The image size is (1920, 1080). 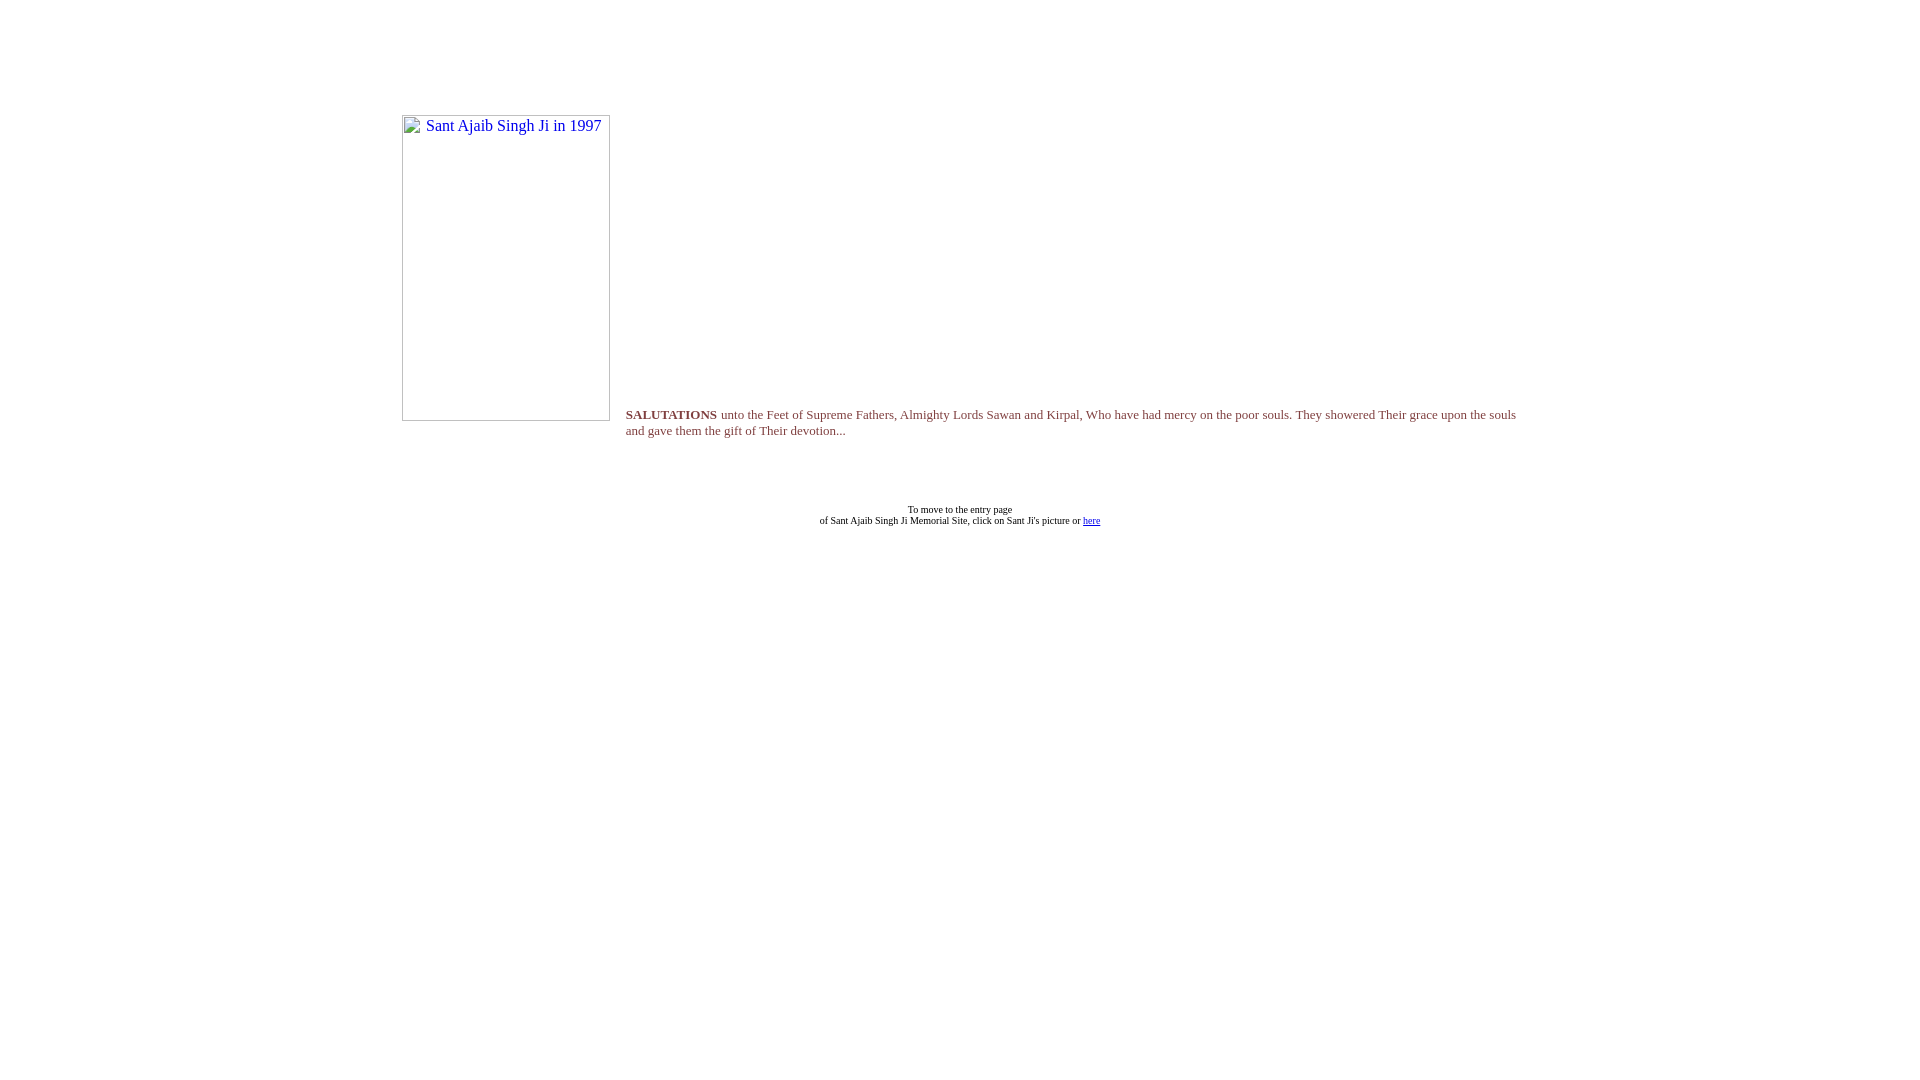 What do you see at coordinates (1090, 519) in the screenshot?
I see `'here'` at bounding box center [1090, 519].